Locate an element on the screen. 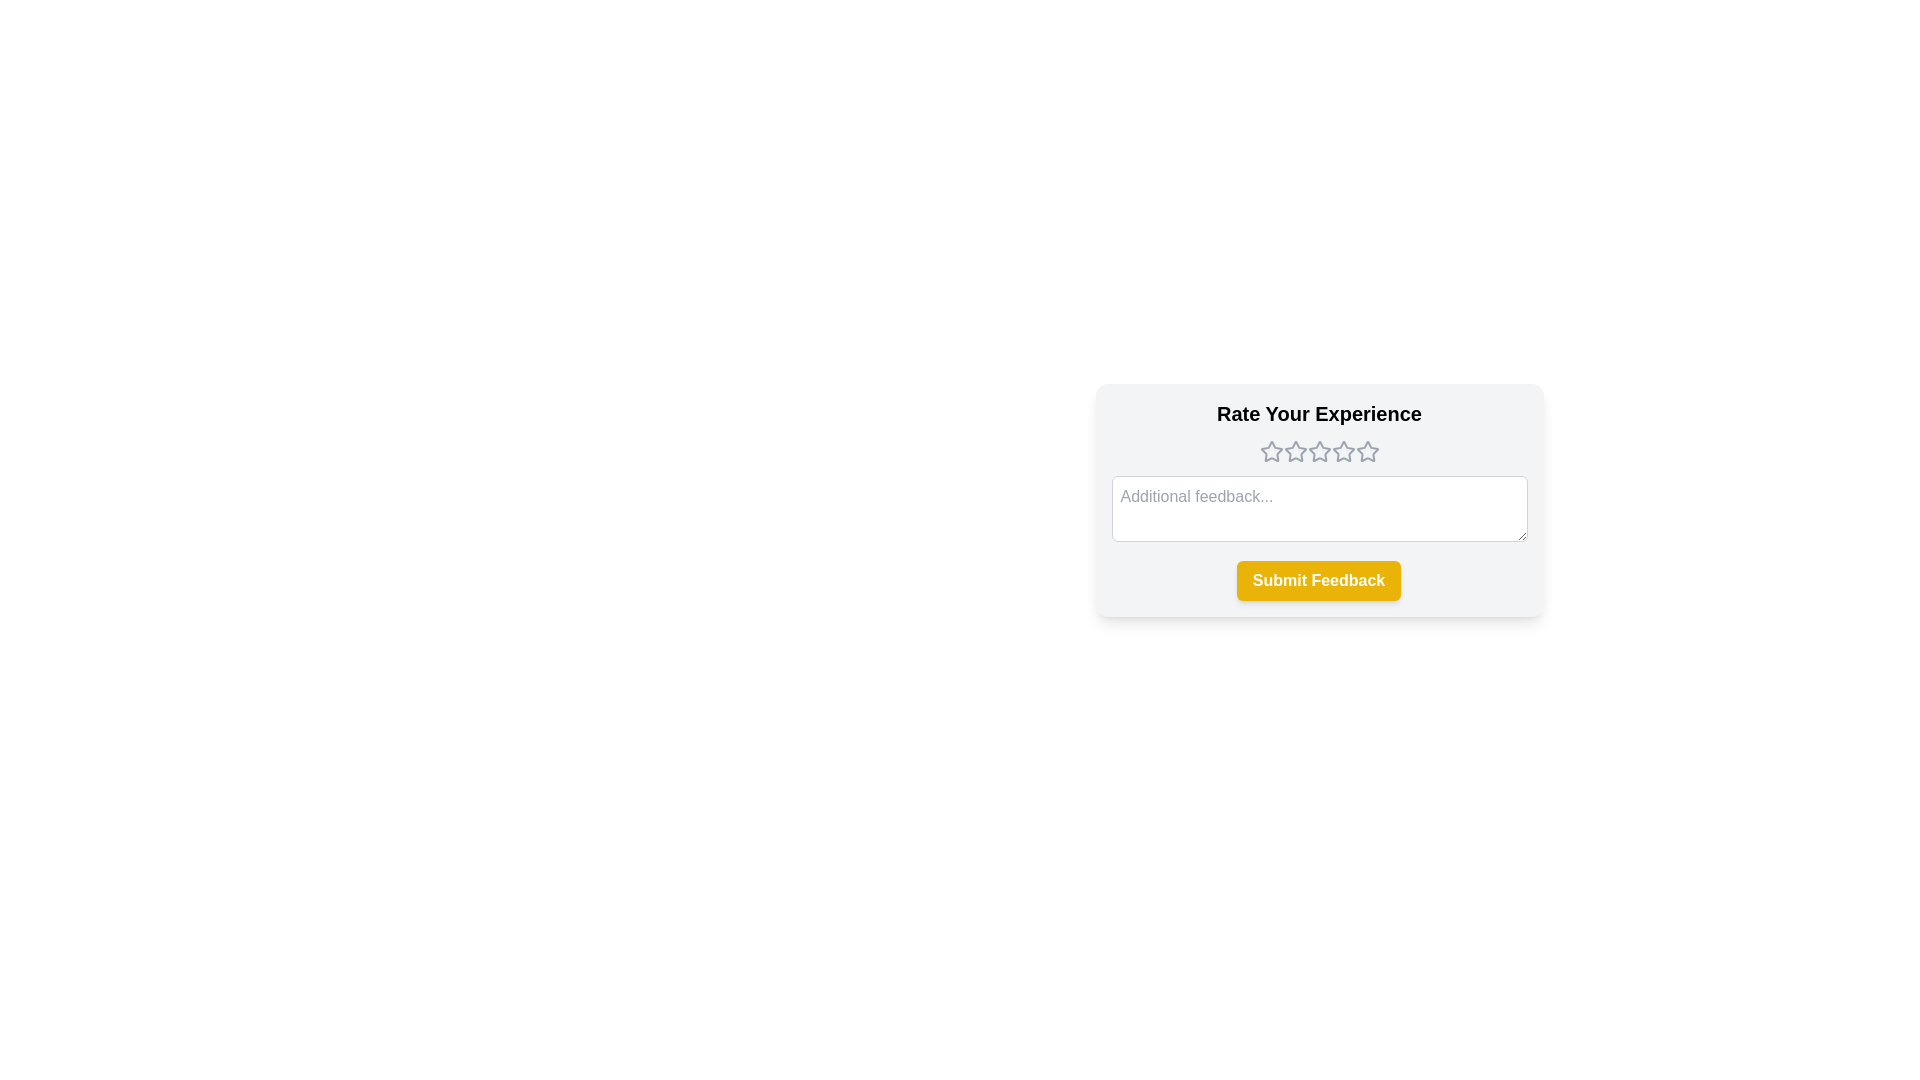 Image resolution: width=1920 pixels, height=1080 pixels. the first star icon in the rating system under the 'Rate Your Experience' text is located at coordinates (1270, 451).